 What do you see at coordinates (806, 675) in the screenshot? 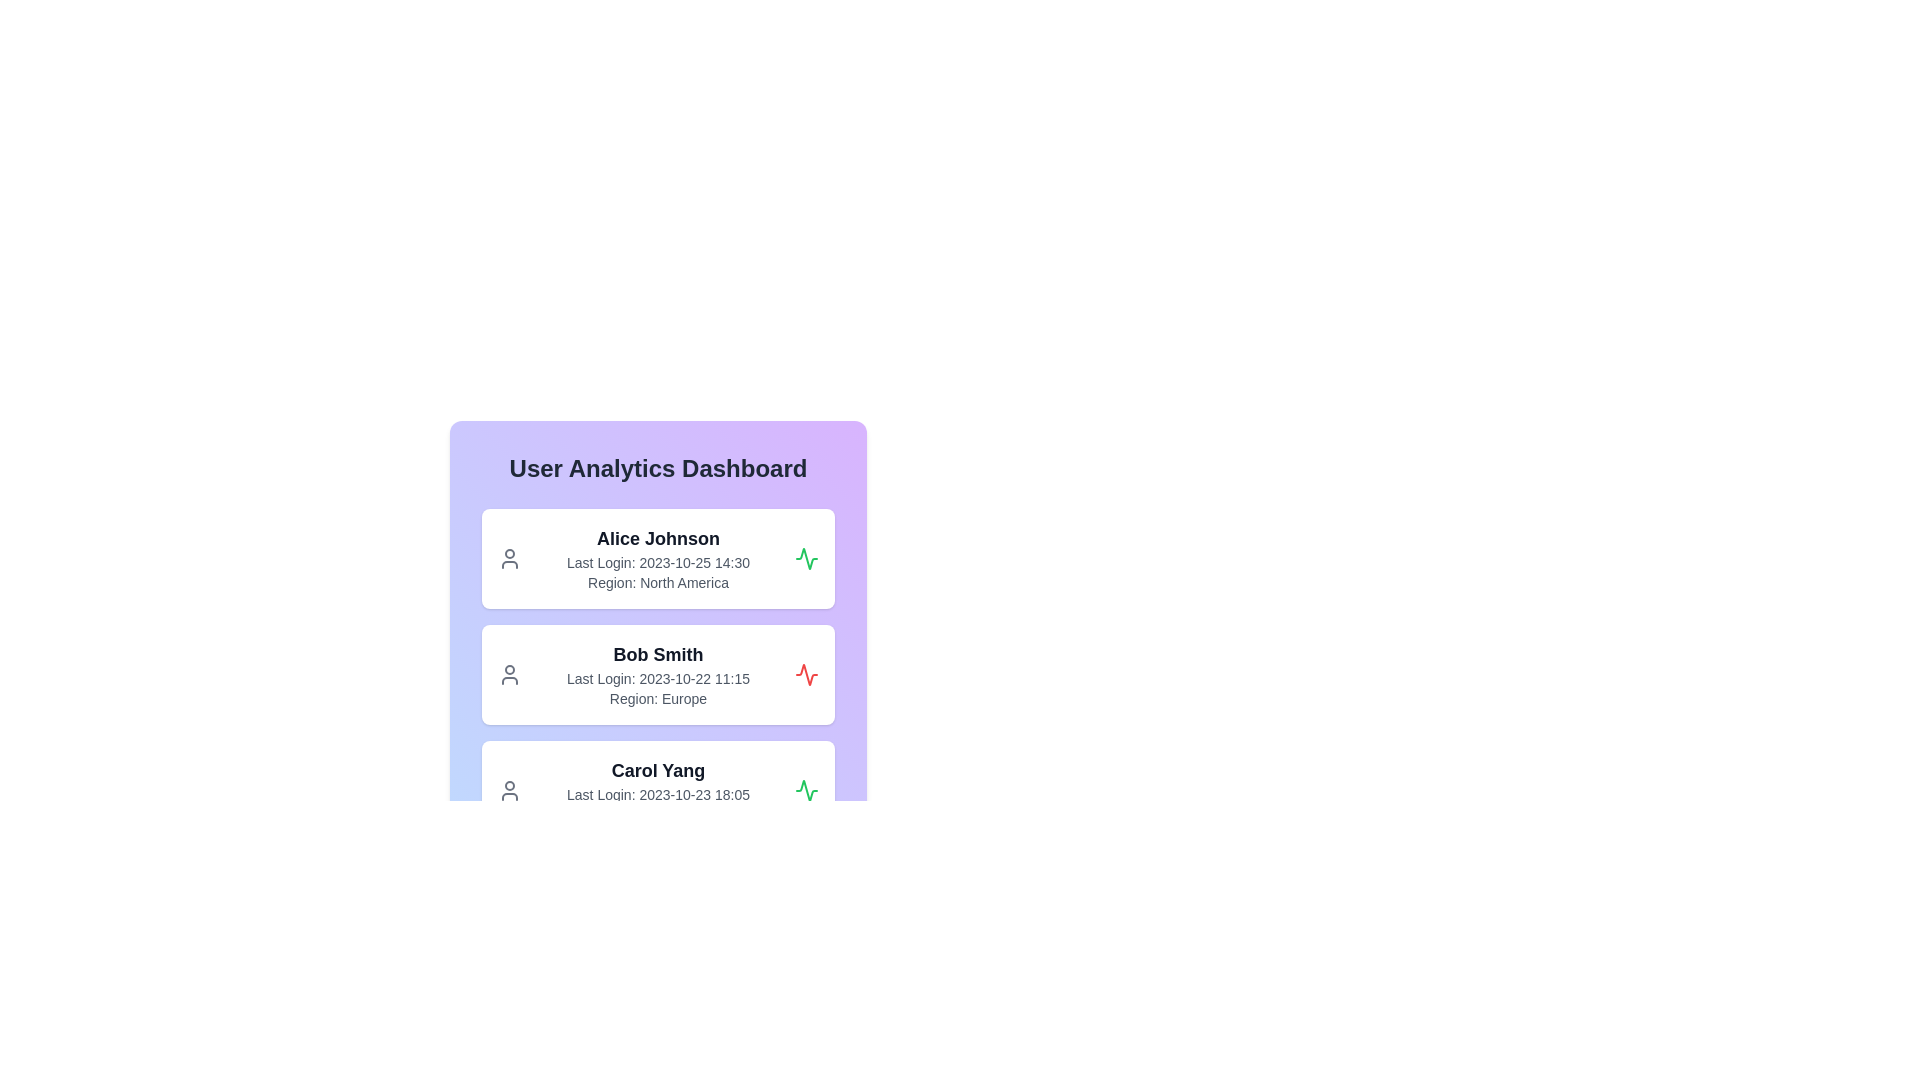
I see `the visual status of the status indicator icon located to the right of the 'Bob Smith' text in the second card of the vertically stacked card layout` at bounding box center [806, 675].